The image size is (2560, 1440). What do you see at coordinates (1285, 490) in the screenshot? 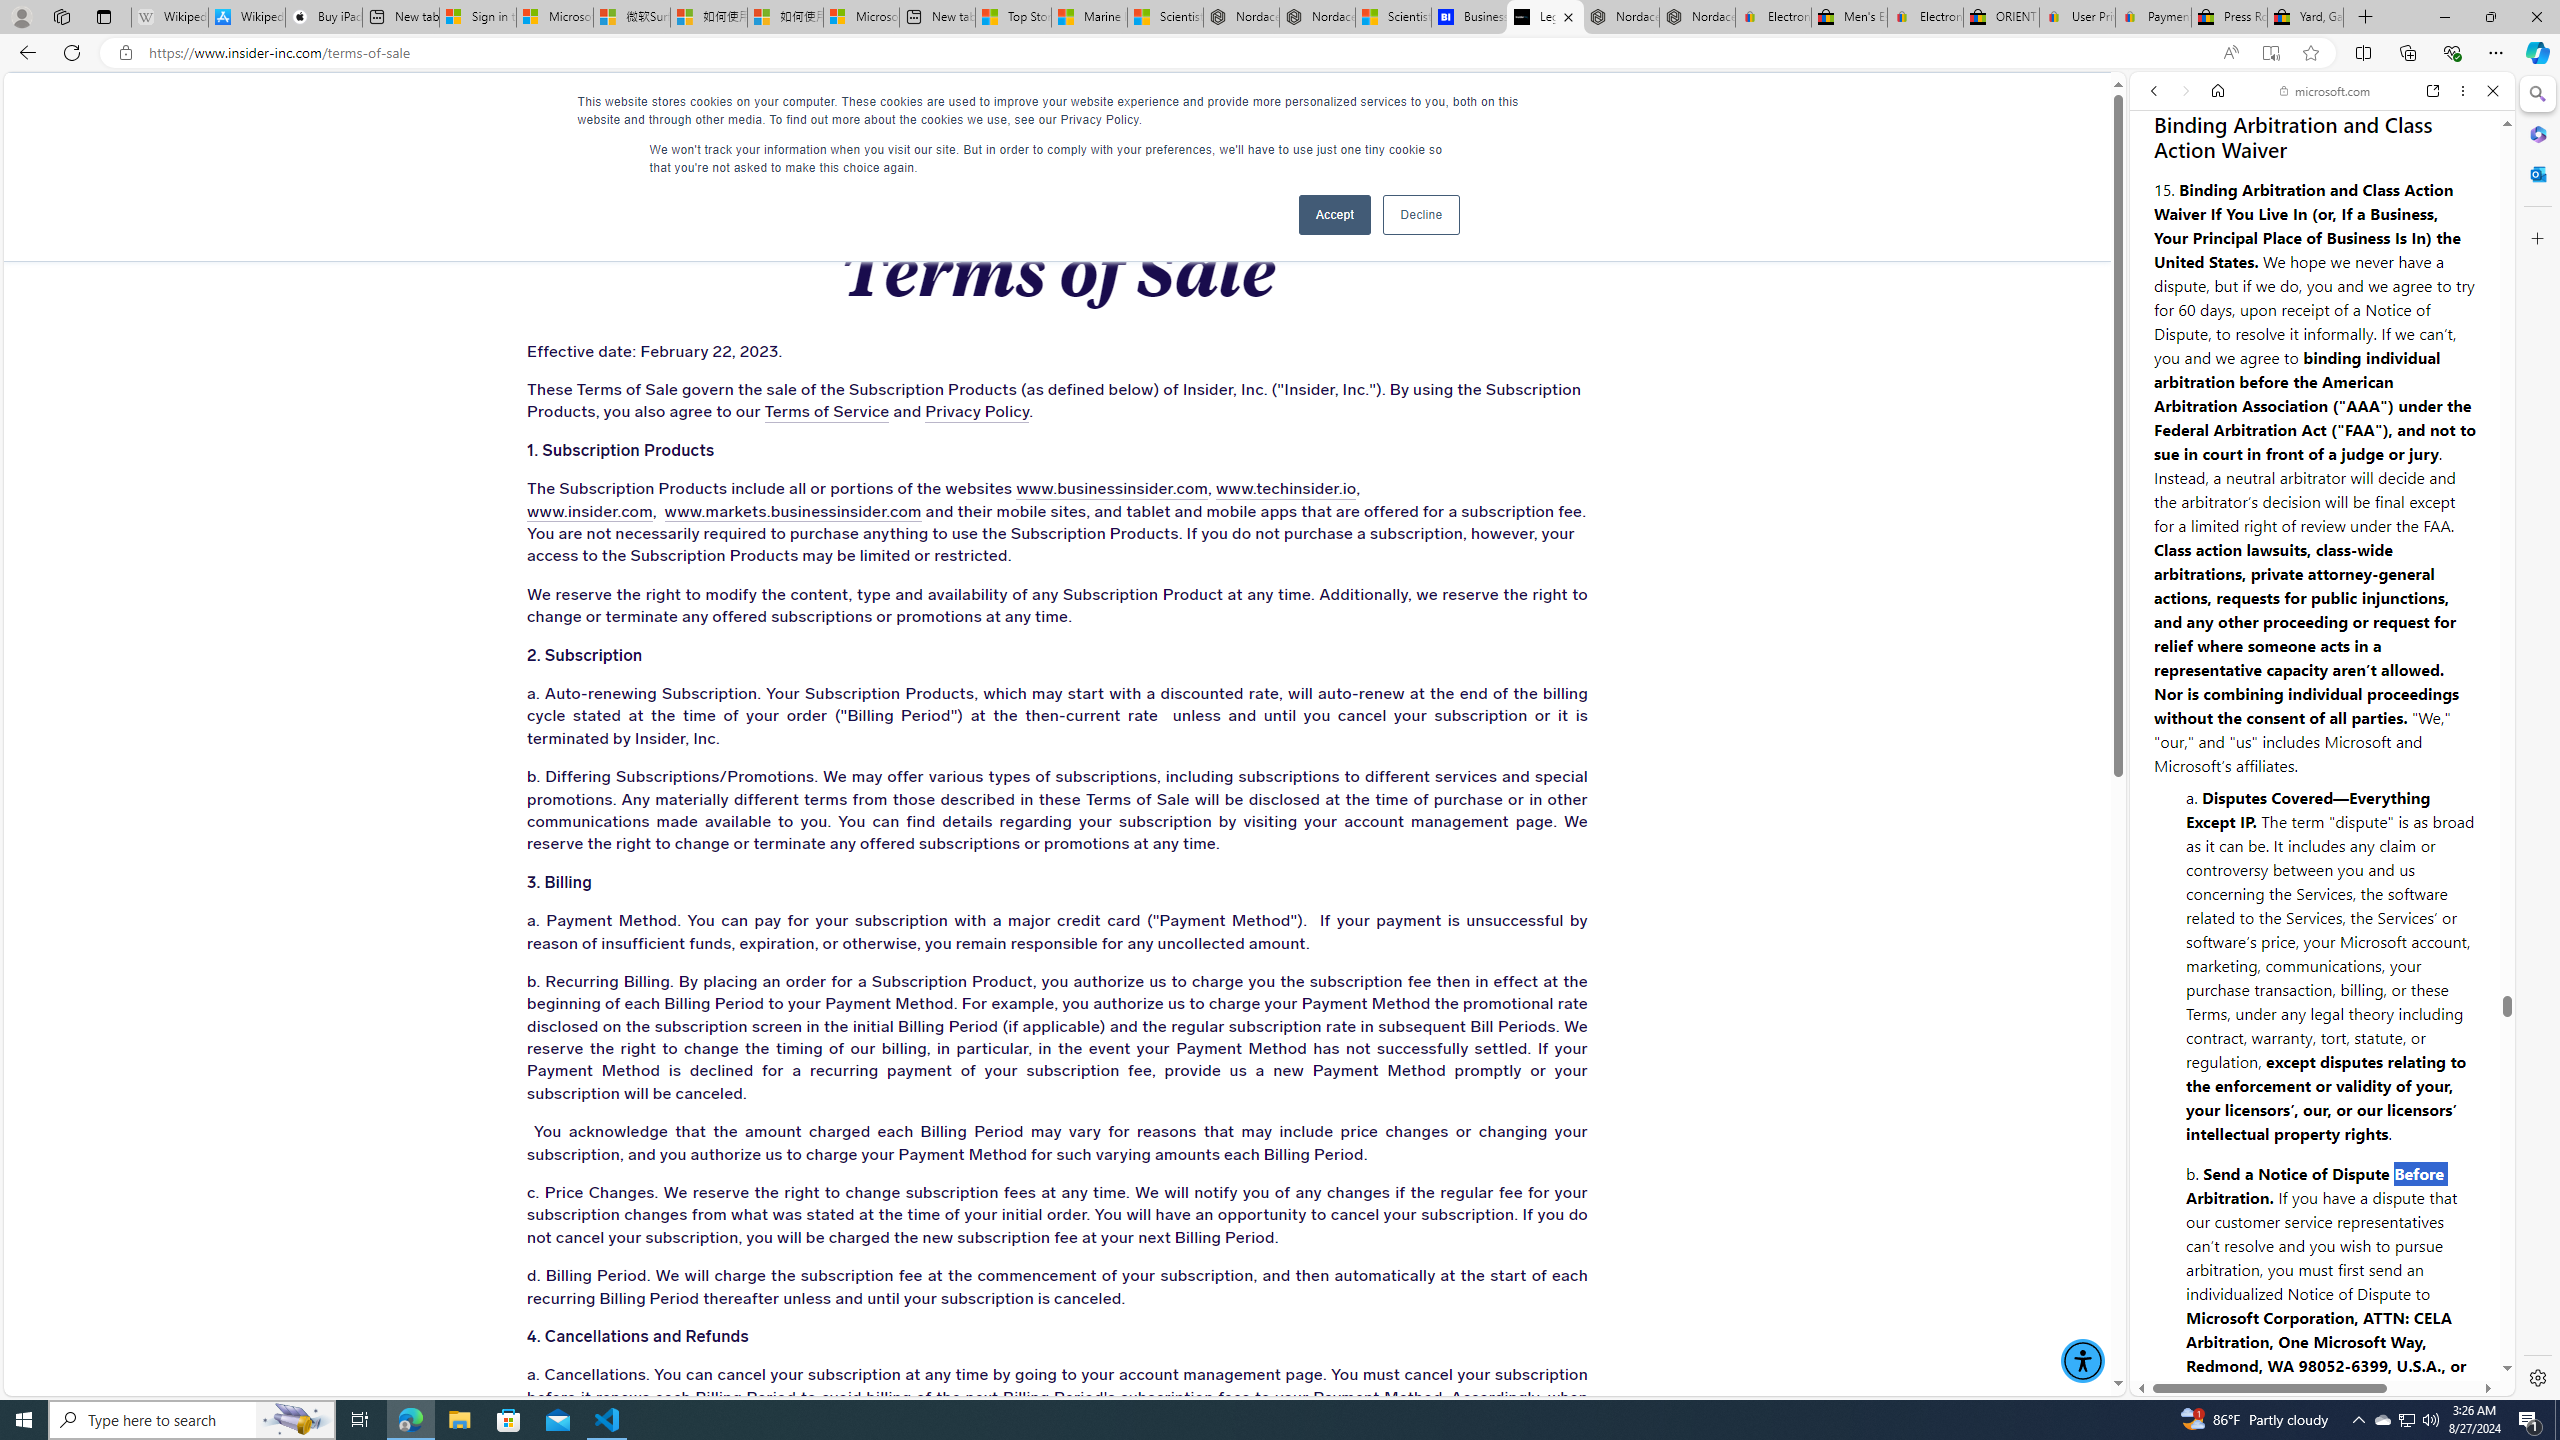
I see `'www.techinsider.io'` at bounding box center [1285, 490].